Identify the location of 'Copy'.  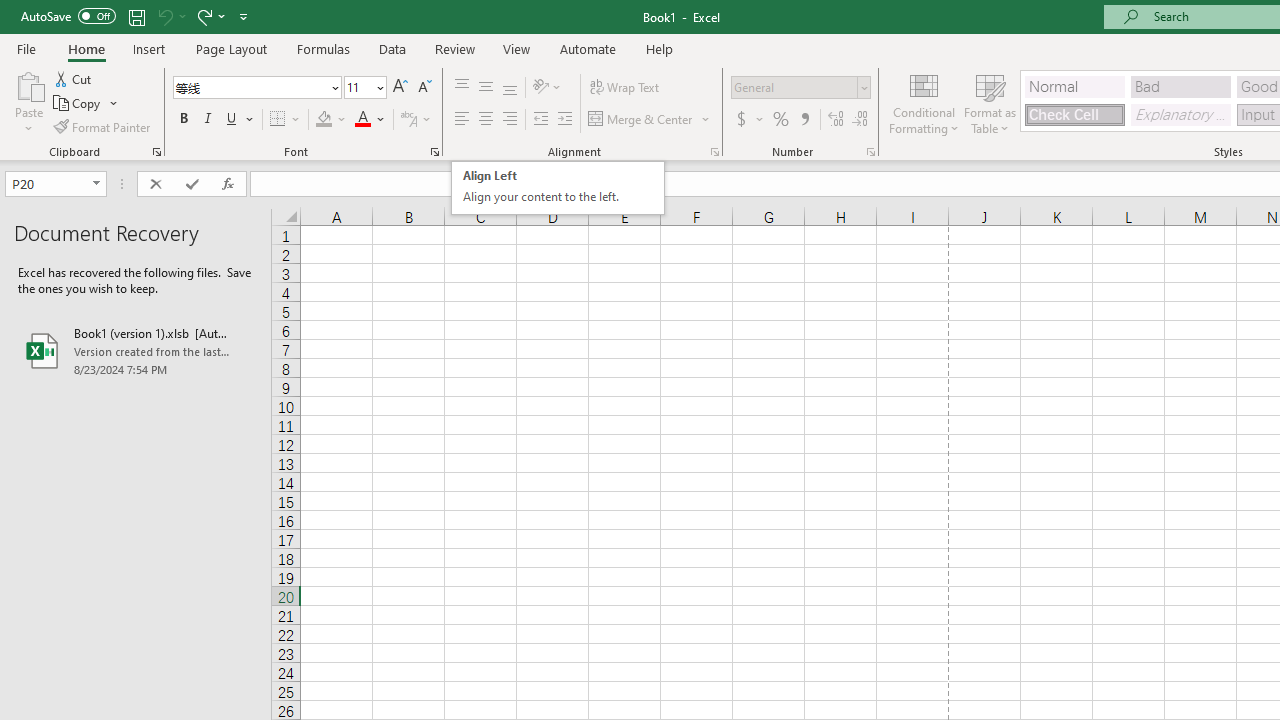
(85, 103).